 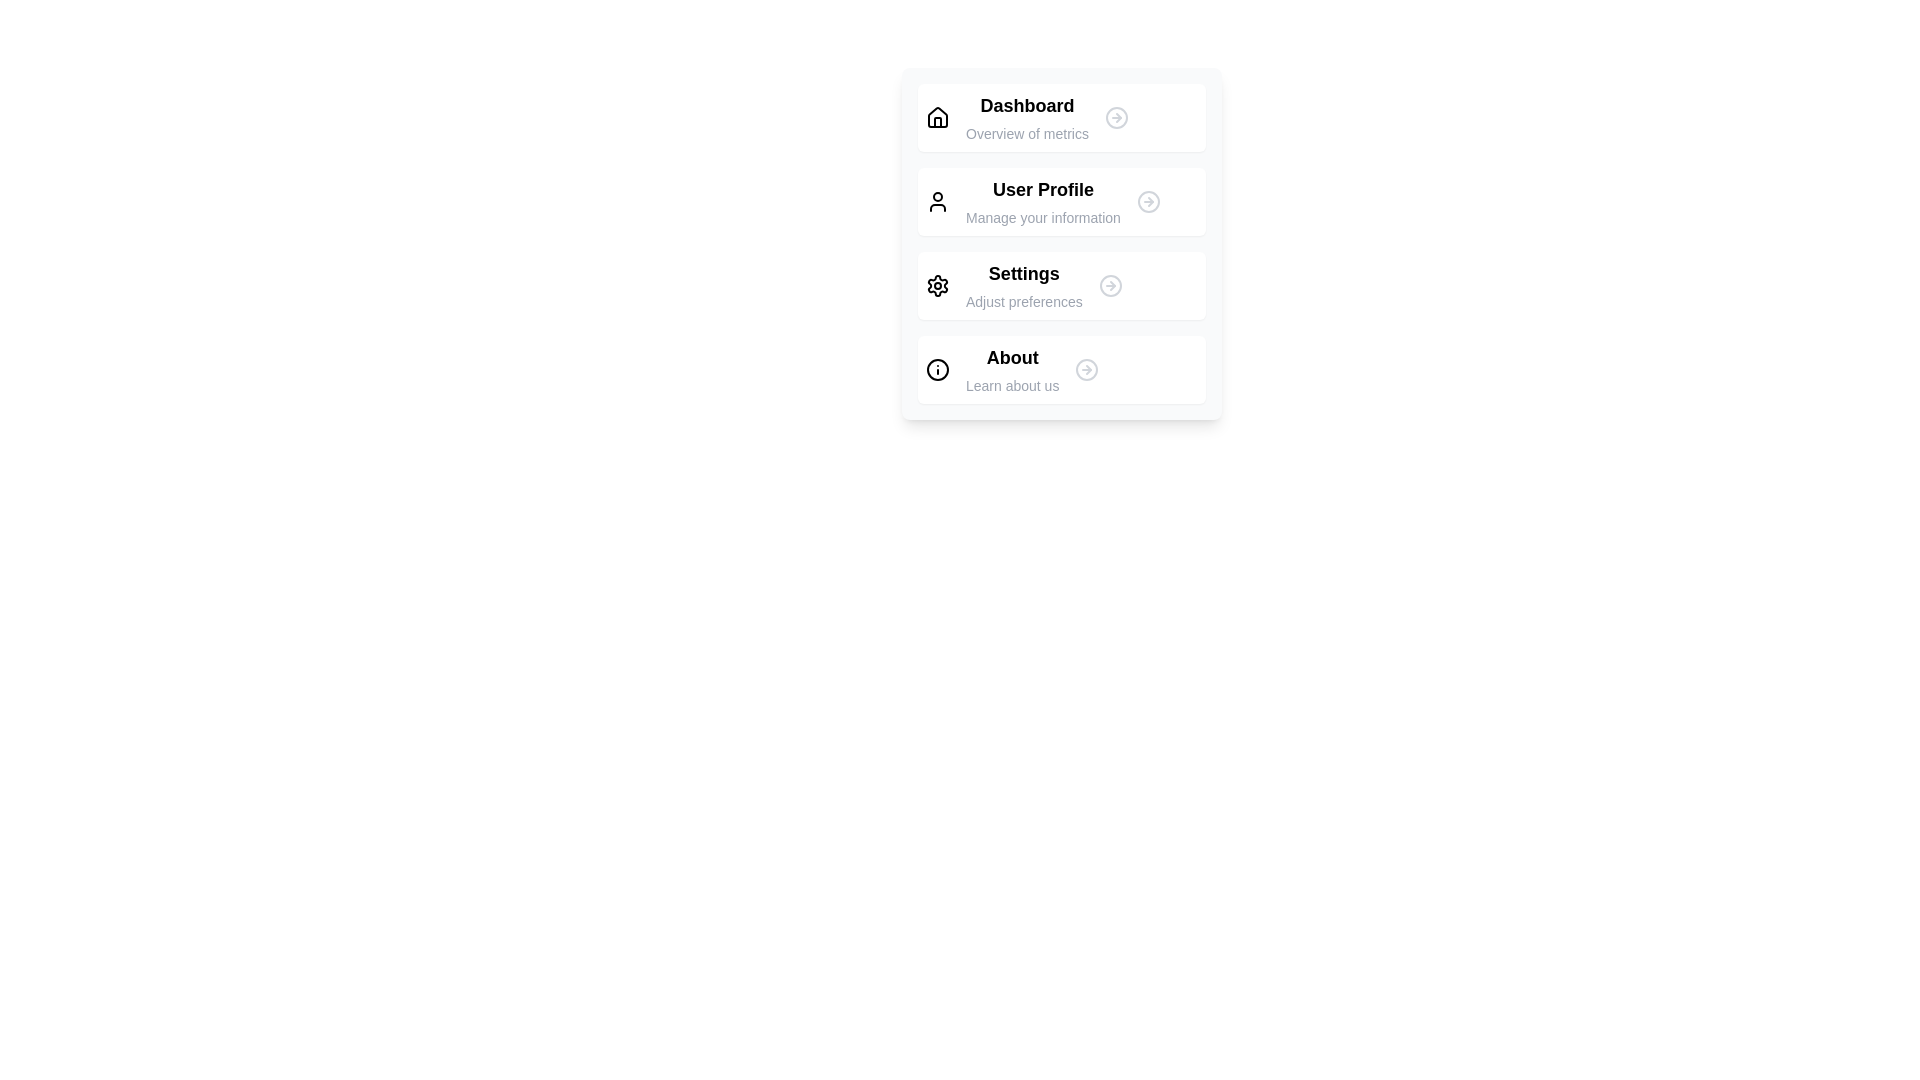 I want to click on the profile management button located below the 'Dashboard' card and above the 'Settings' card in the vertical list of cards, so click(x=1060, y=201).